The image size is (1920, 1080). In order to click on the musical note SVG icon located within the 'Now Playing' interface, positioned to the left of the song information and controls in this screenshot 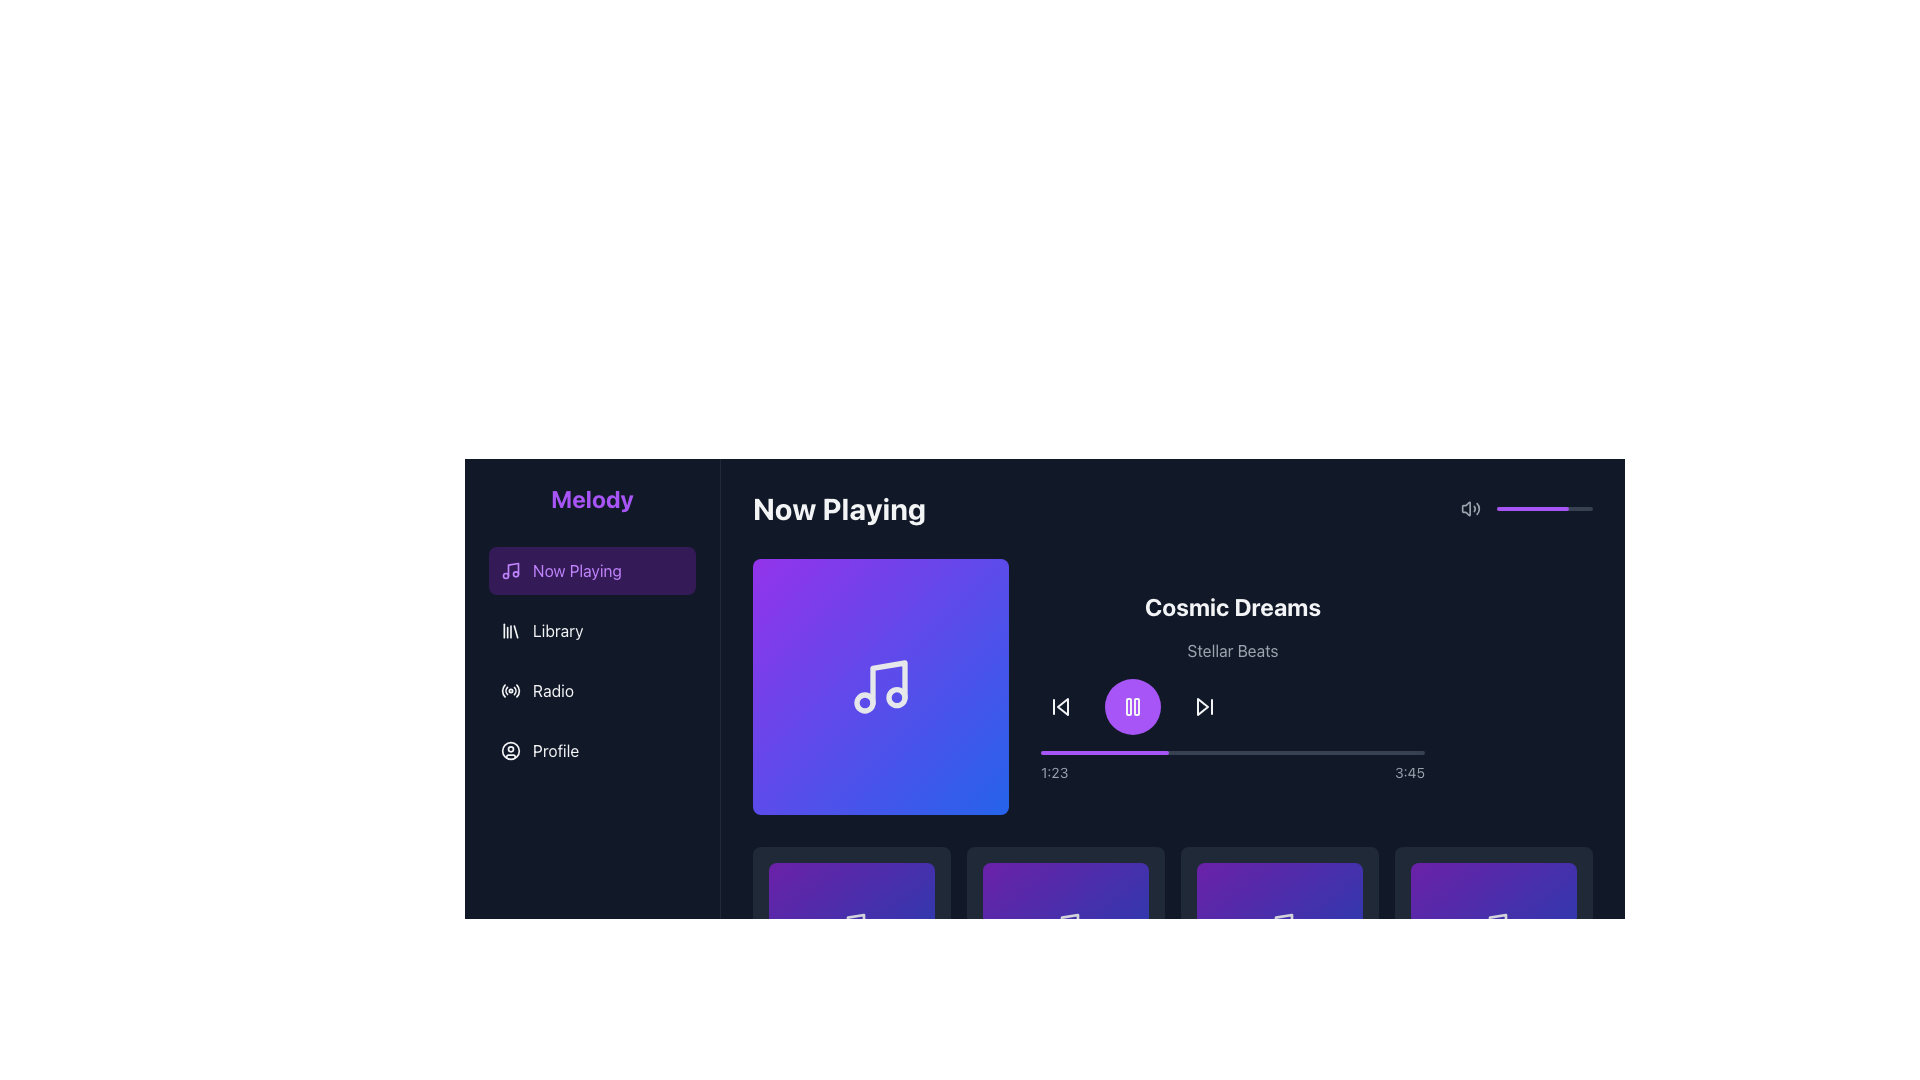, I will do `click(880, 685)`.